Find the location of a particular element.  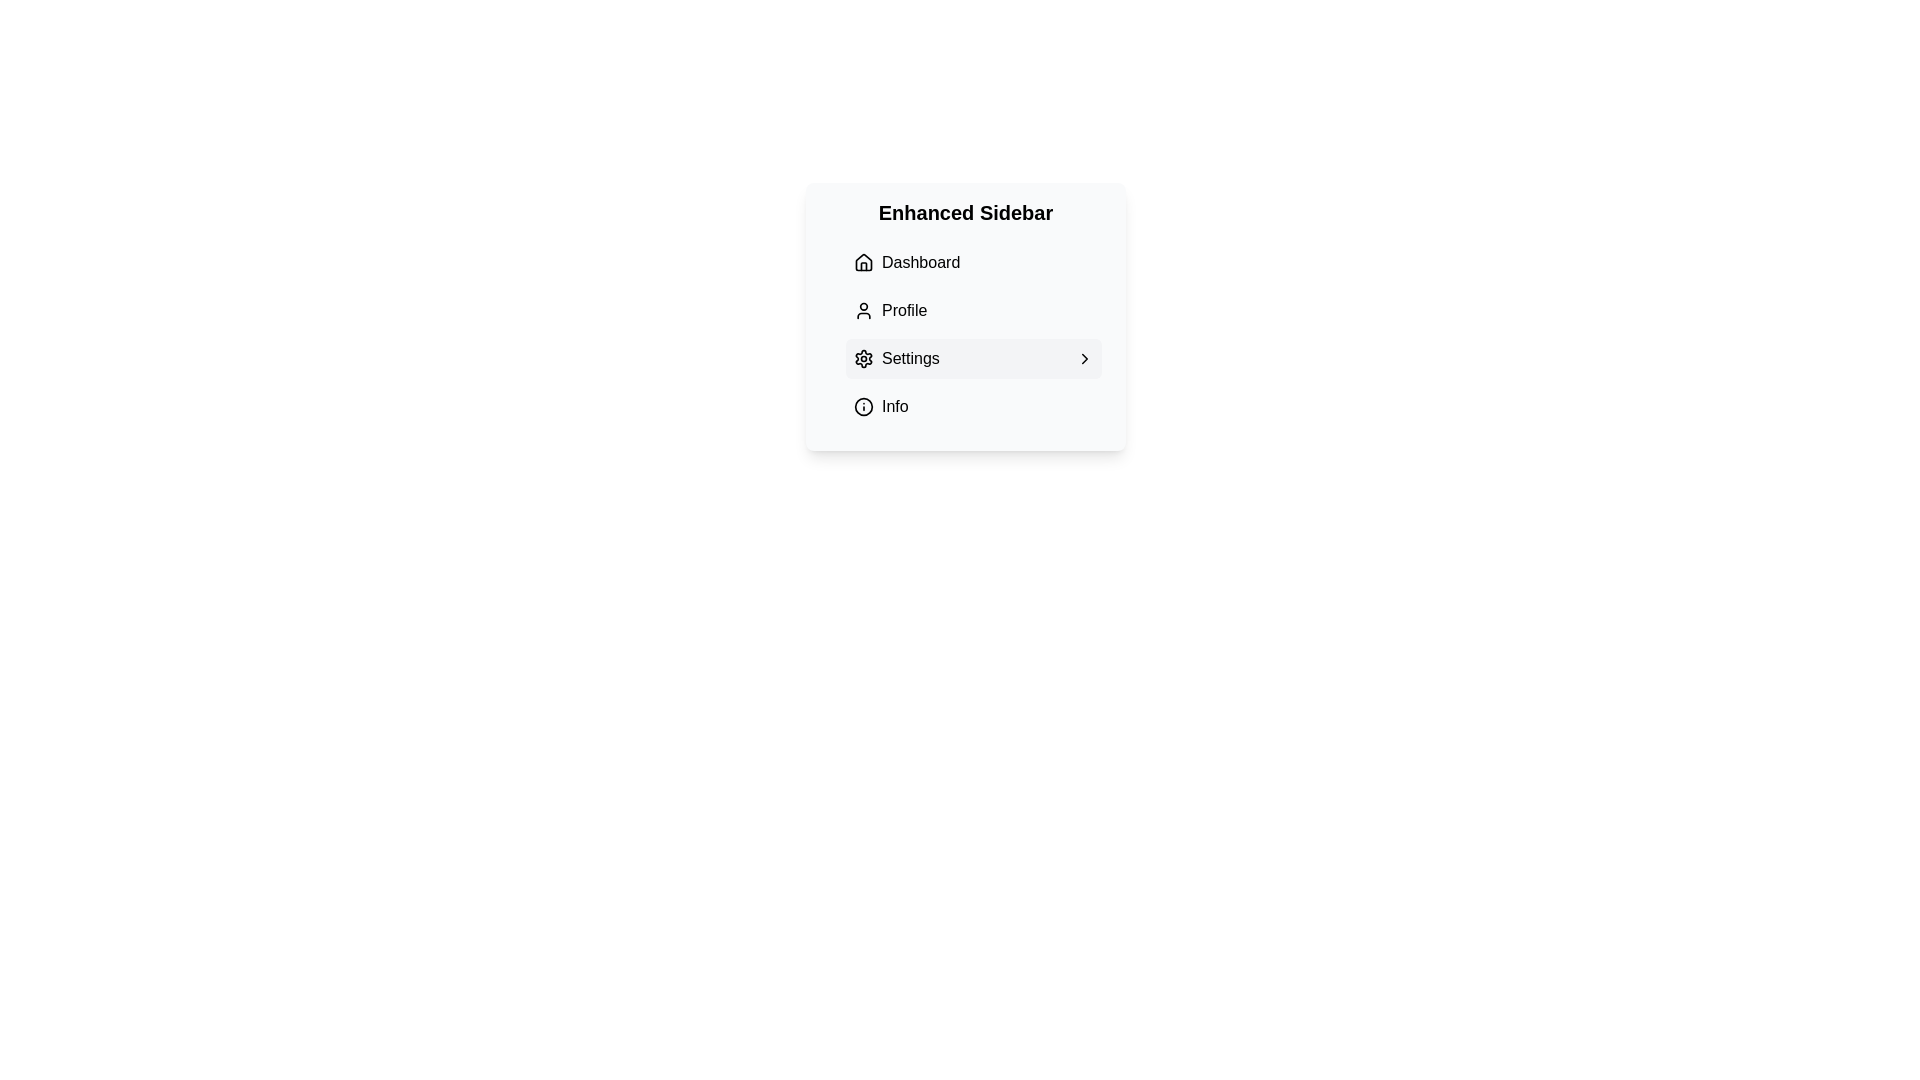

the chevron icon located to the far right of the 'Settings' text in the sidebar menu is located at coordinates (1083, 357).